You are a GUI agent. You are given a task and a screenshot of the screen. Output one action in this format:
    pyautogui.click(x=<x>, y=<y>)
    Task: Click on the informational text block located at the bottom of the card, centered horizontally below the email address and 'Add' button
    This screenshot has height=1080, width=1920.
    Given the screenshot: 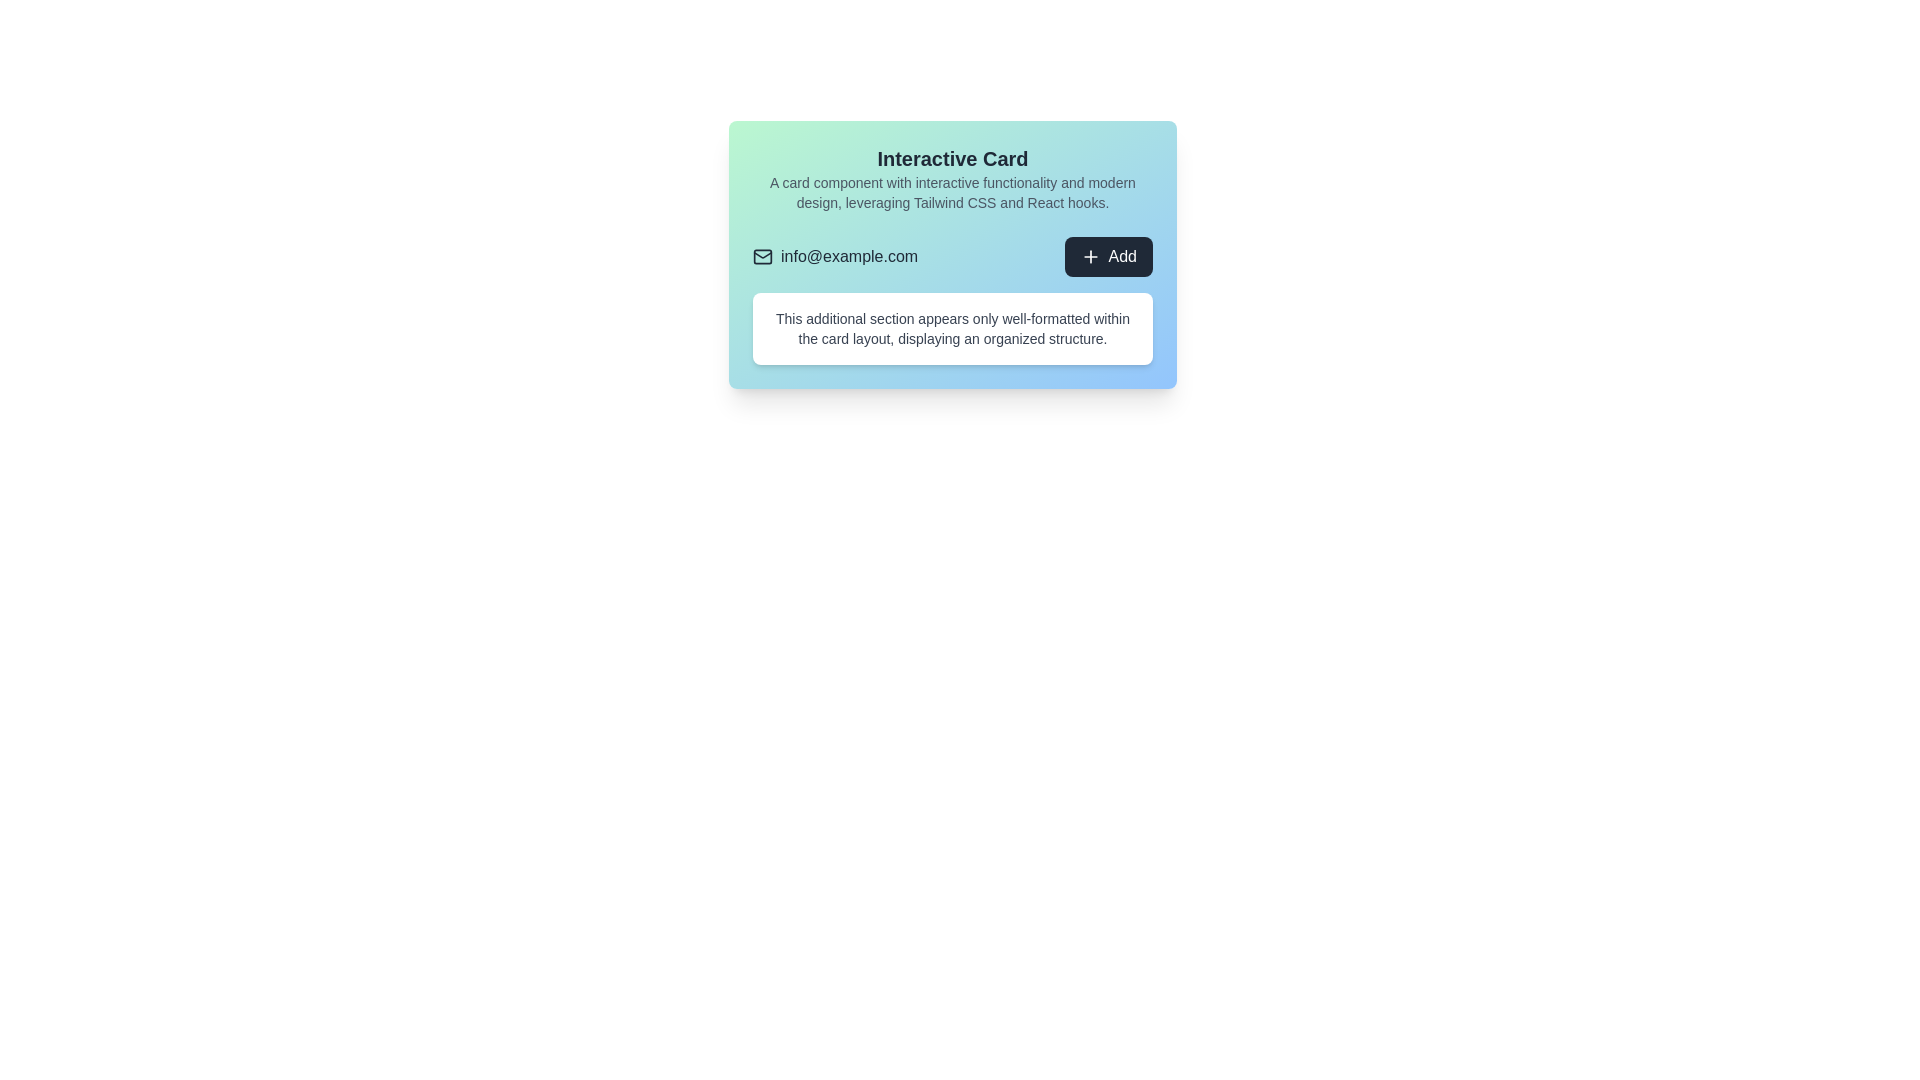 What is the action you would take?
    pyautogui.click(x=952, y=327)
    